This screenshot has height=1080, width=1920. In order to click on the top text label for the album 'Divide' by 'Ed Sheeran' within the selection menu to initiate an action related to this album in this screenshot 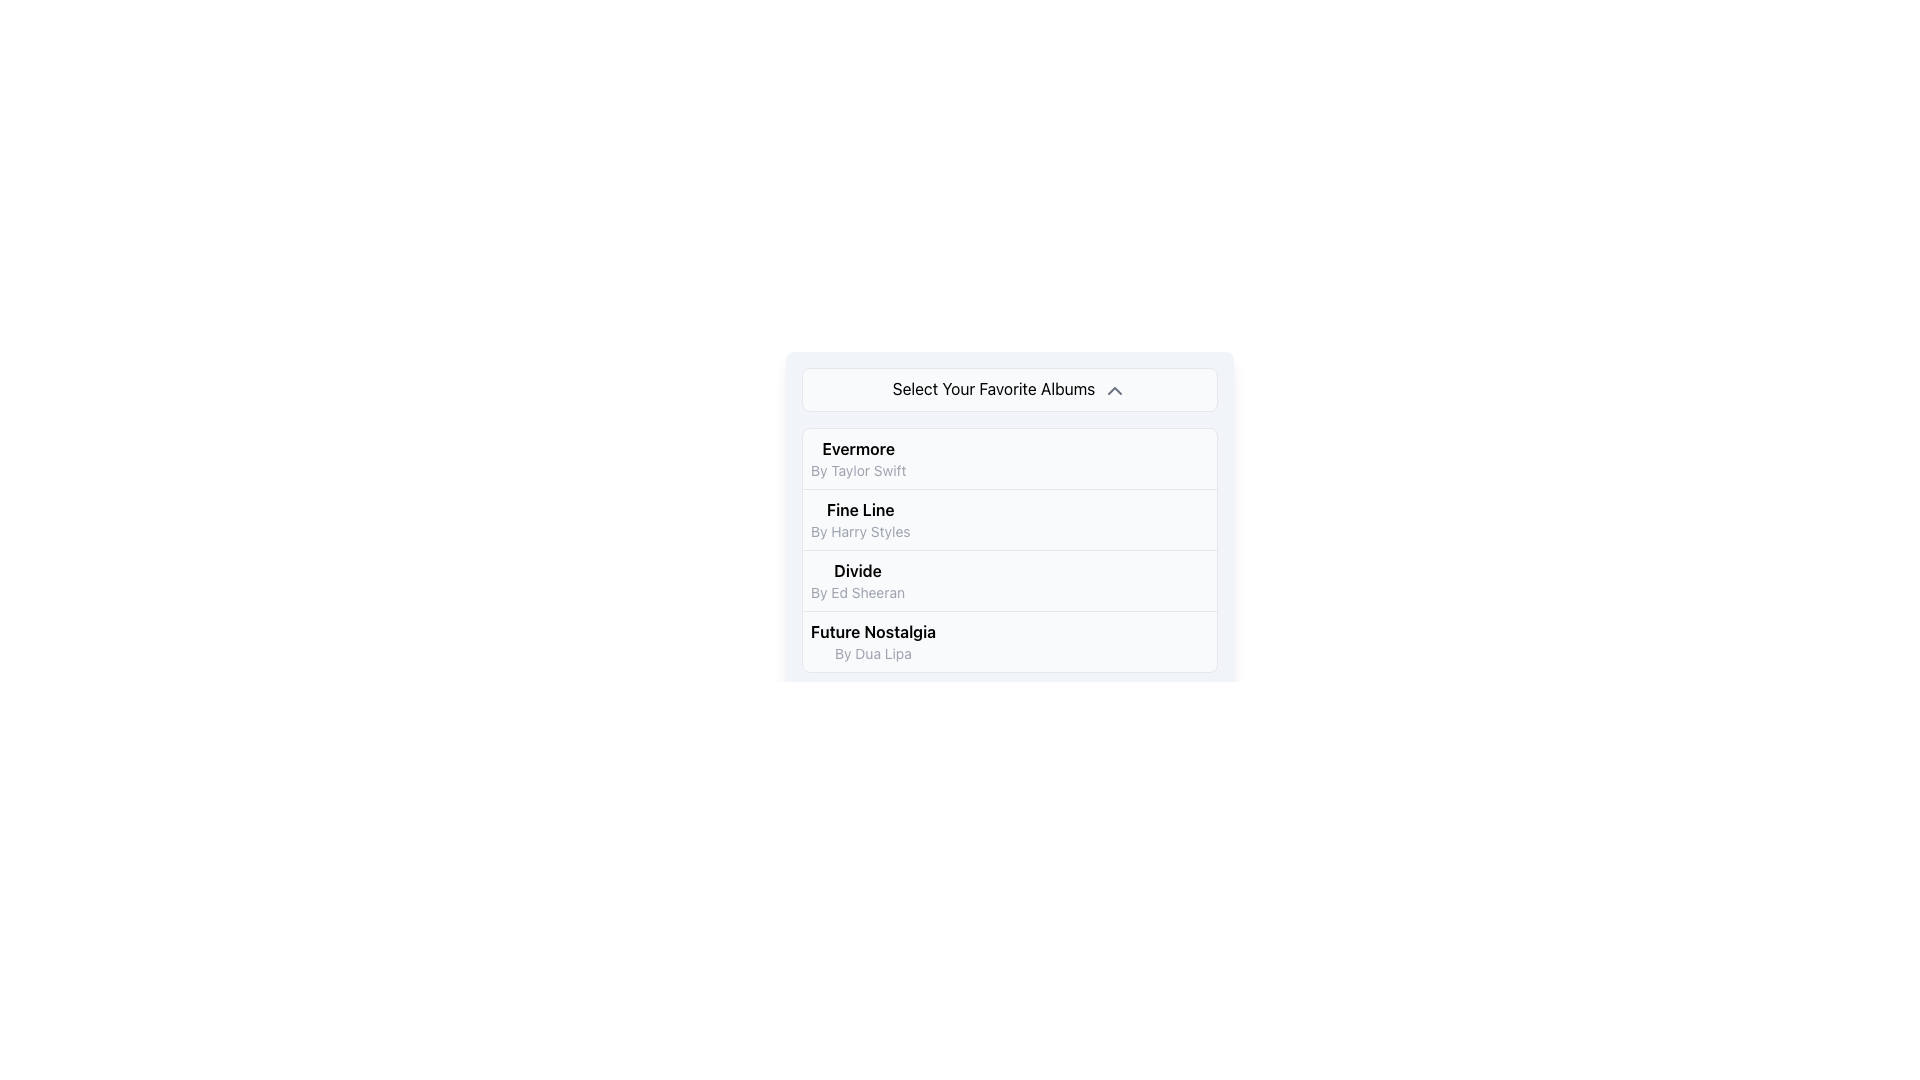, I will do `click(858, 570)`.